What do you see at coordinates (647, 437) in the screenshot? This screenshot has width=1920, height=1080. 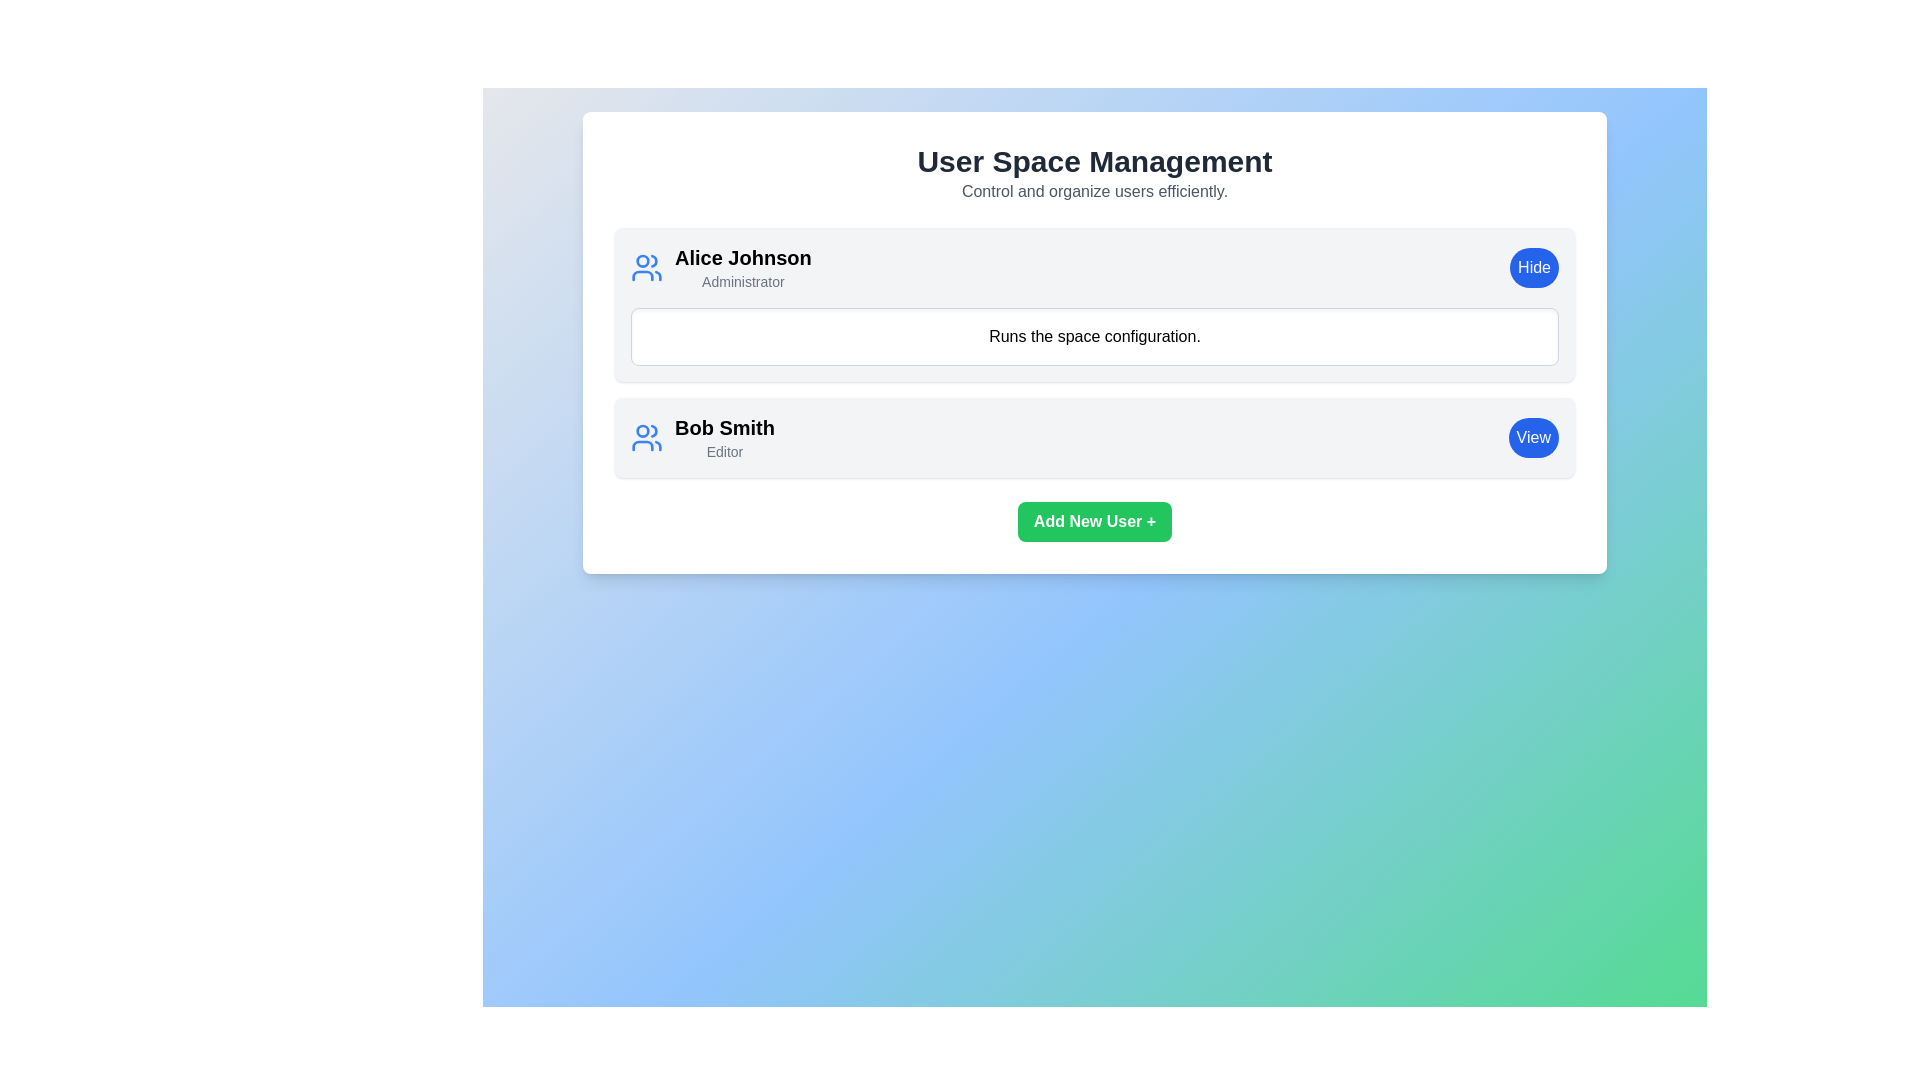 I see `the user role icon located at the leftmost side of the 'Bob Smith Editor' section in the top bar` at bounding box center [647, 437].